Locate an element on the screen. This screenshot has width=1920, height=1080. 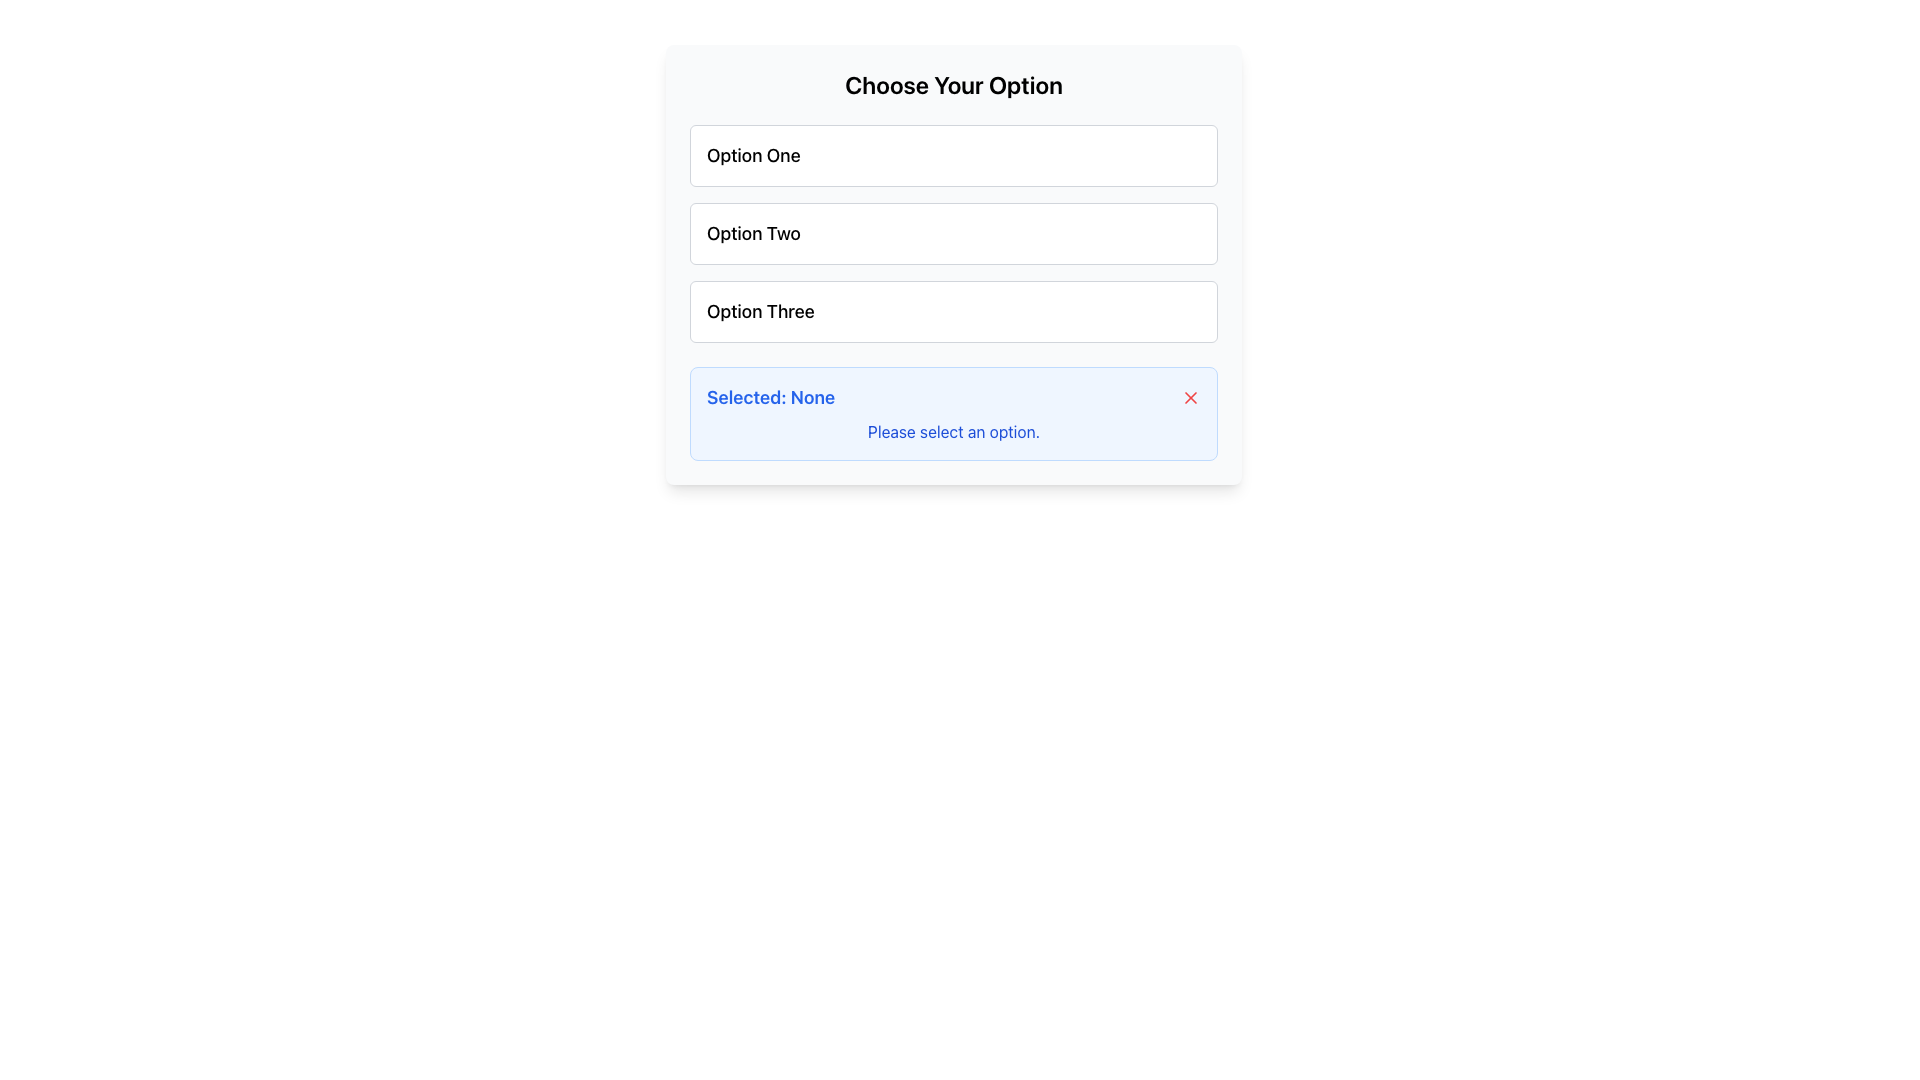
message from the text label that says 'Please select an option.' which is styled in blue and located below the 'Selected: None' text is located at coordinates (953, 431).